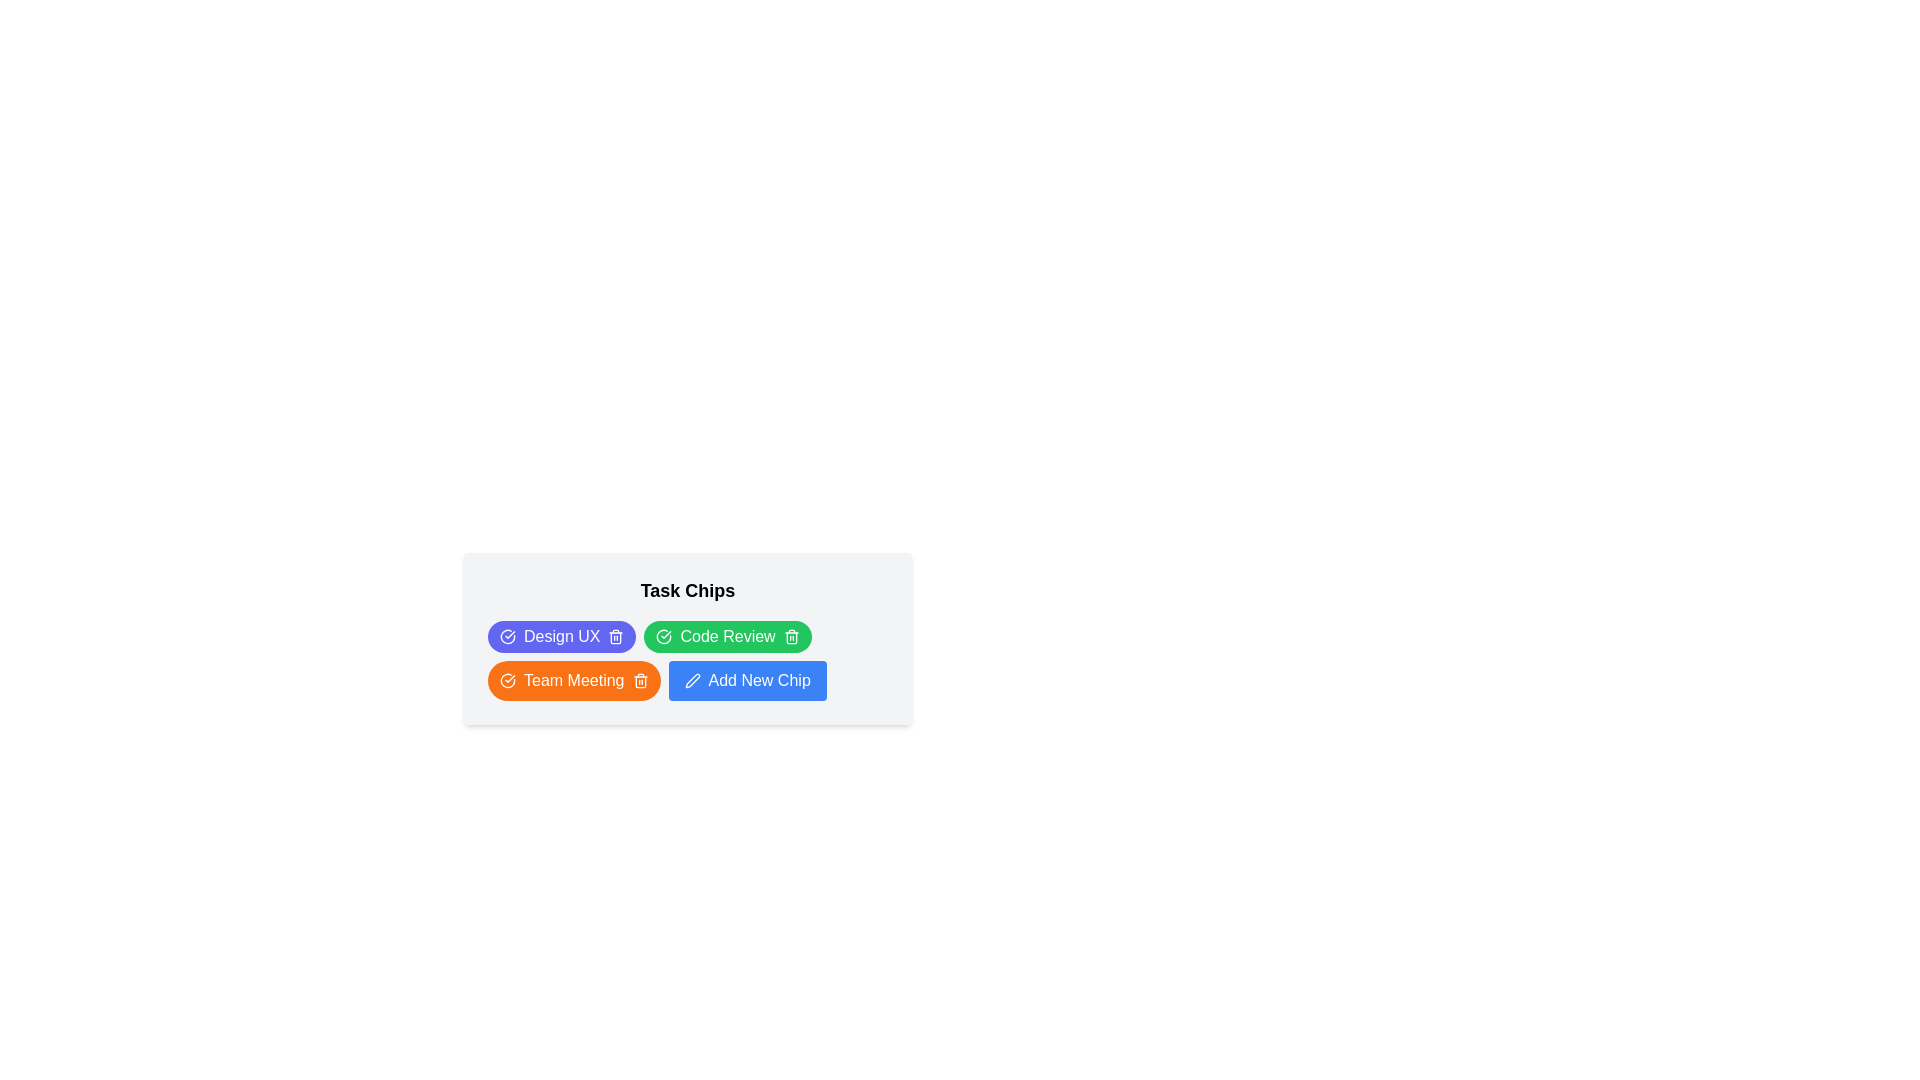  I want to click on the delete icon button located at the far-right corner of the 'Code Review' task chip, so click(790, 636).